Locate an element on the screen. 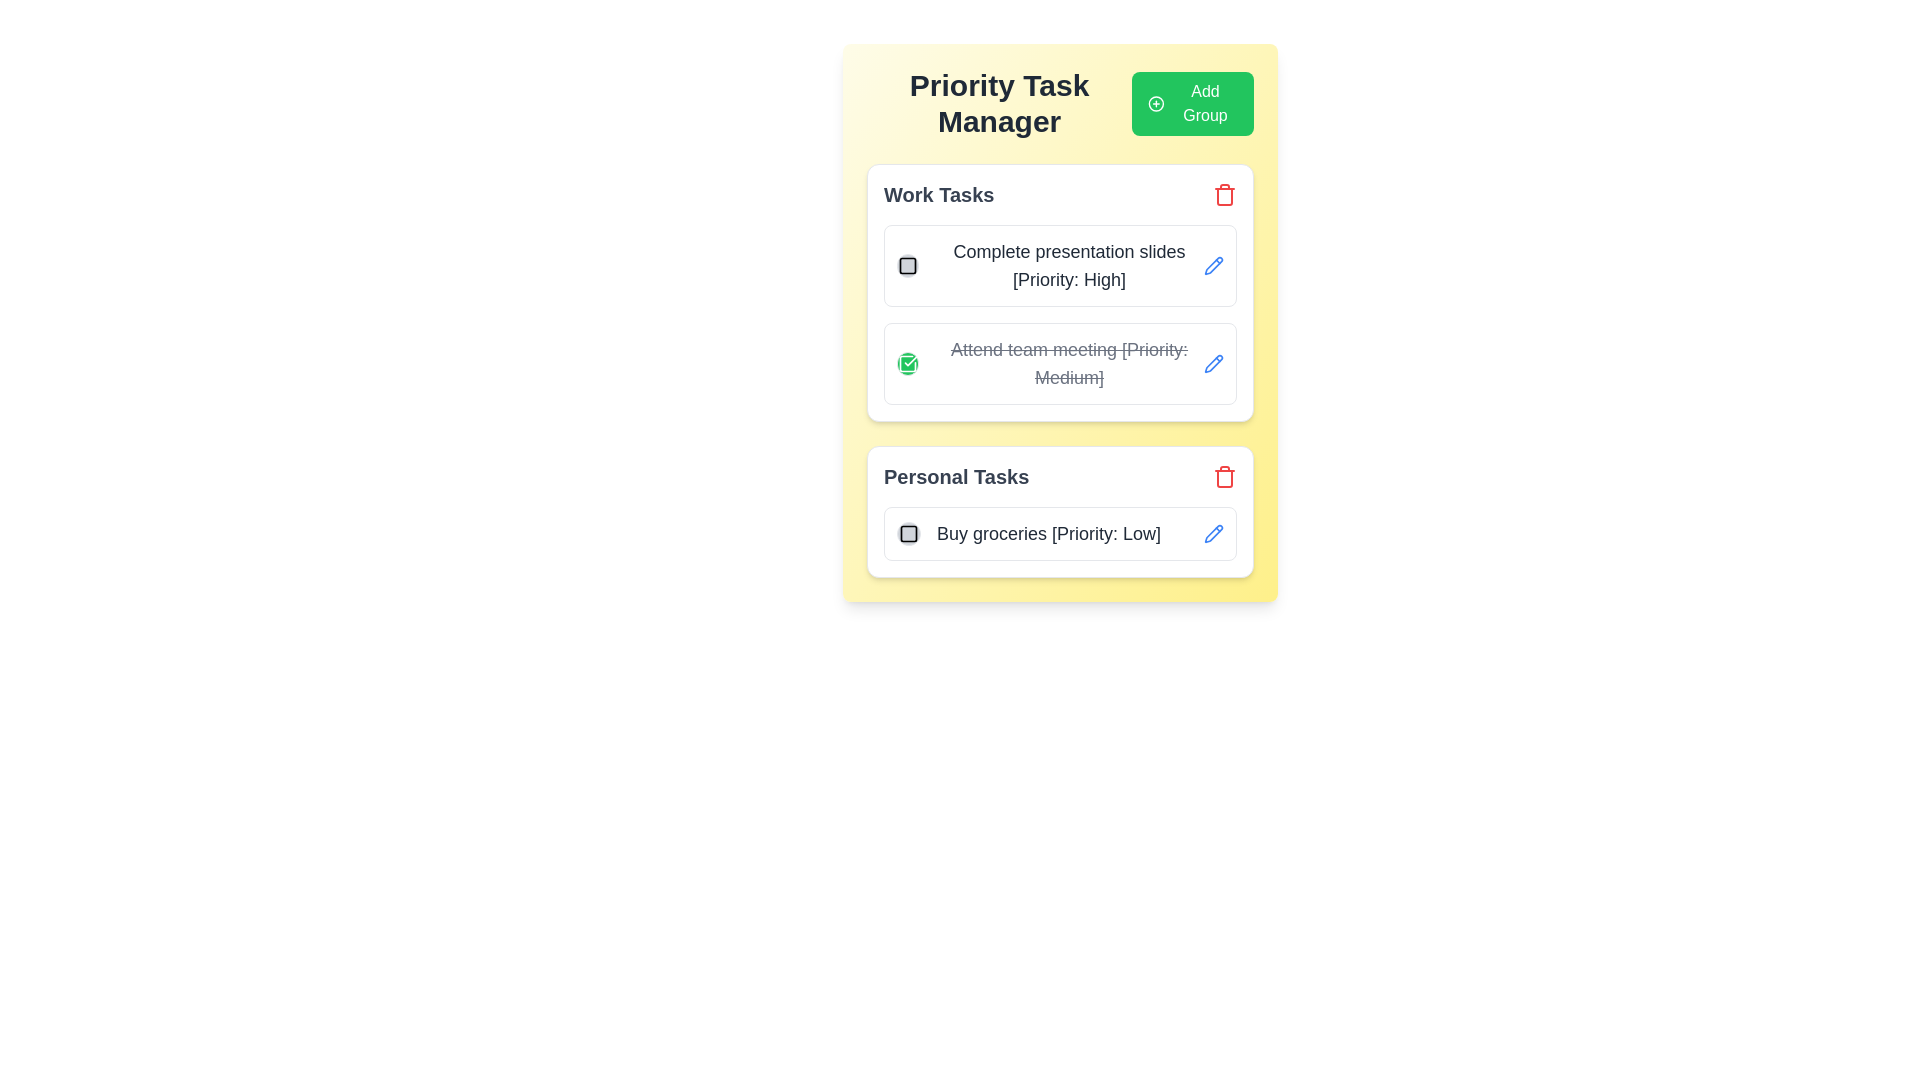 This screenshot has width=1920, height=1080. the text label that reads 'Buy groceries [Priority: Low]' located in the 'Personal Tasks' section of the 'Priority Task Manager' interface is located at coordinates (1048, 532).